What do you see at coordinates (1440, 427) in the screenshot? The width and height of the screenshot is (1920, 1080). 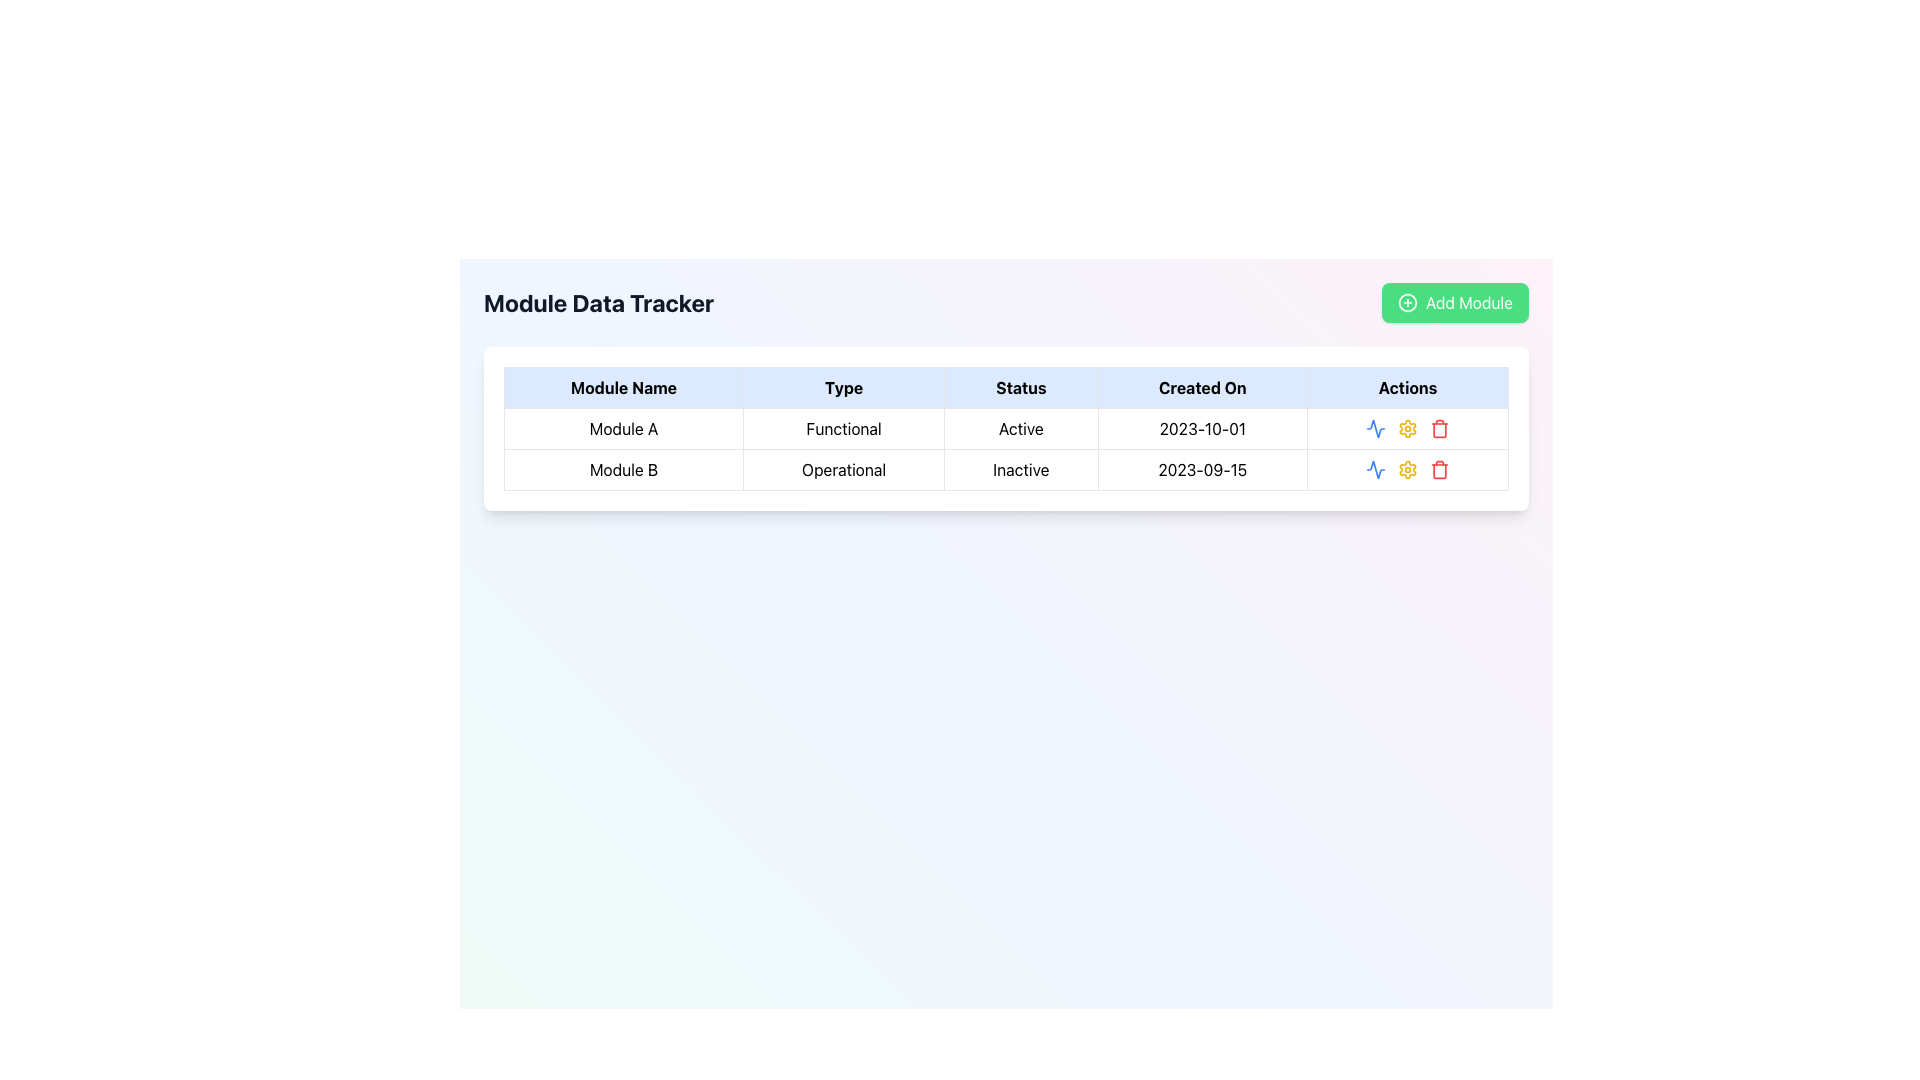 I see `the trash icon in the Action column of the second row of the table` at bounding box center [1440, 427].